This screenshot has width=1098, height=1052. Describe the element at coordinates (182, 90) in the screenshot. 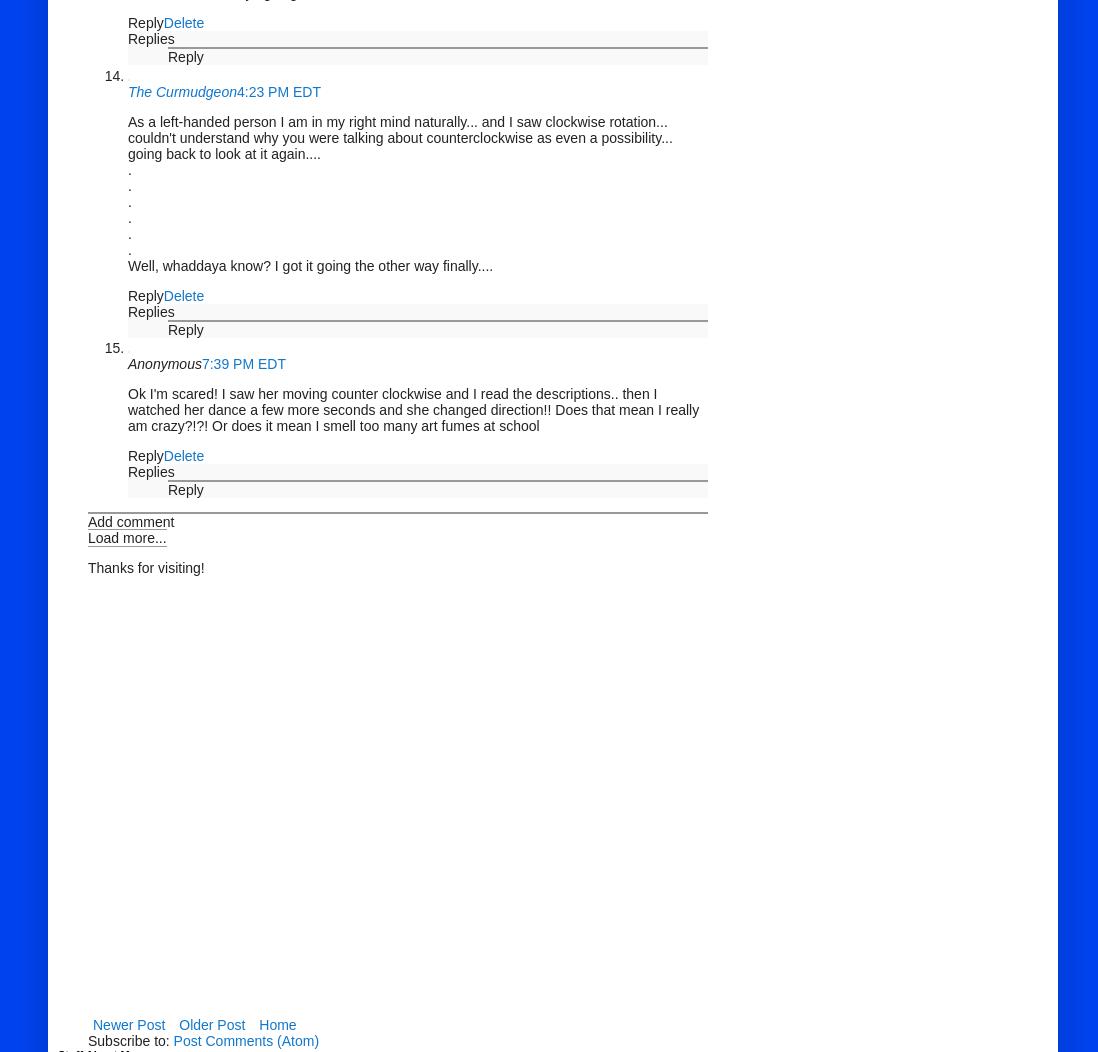

I see `'The Curmudgeon'` at that location.